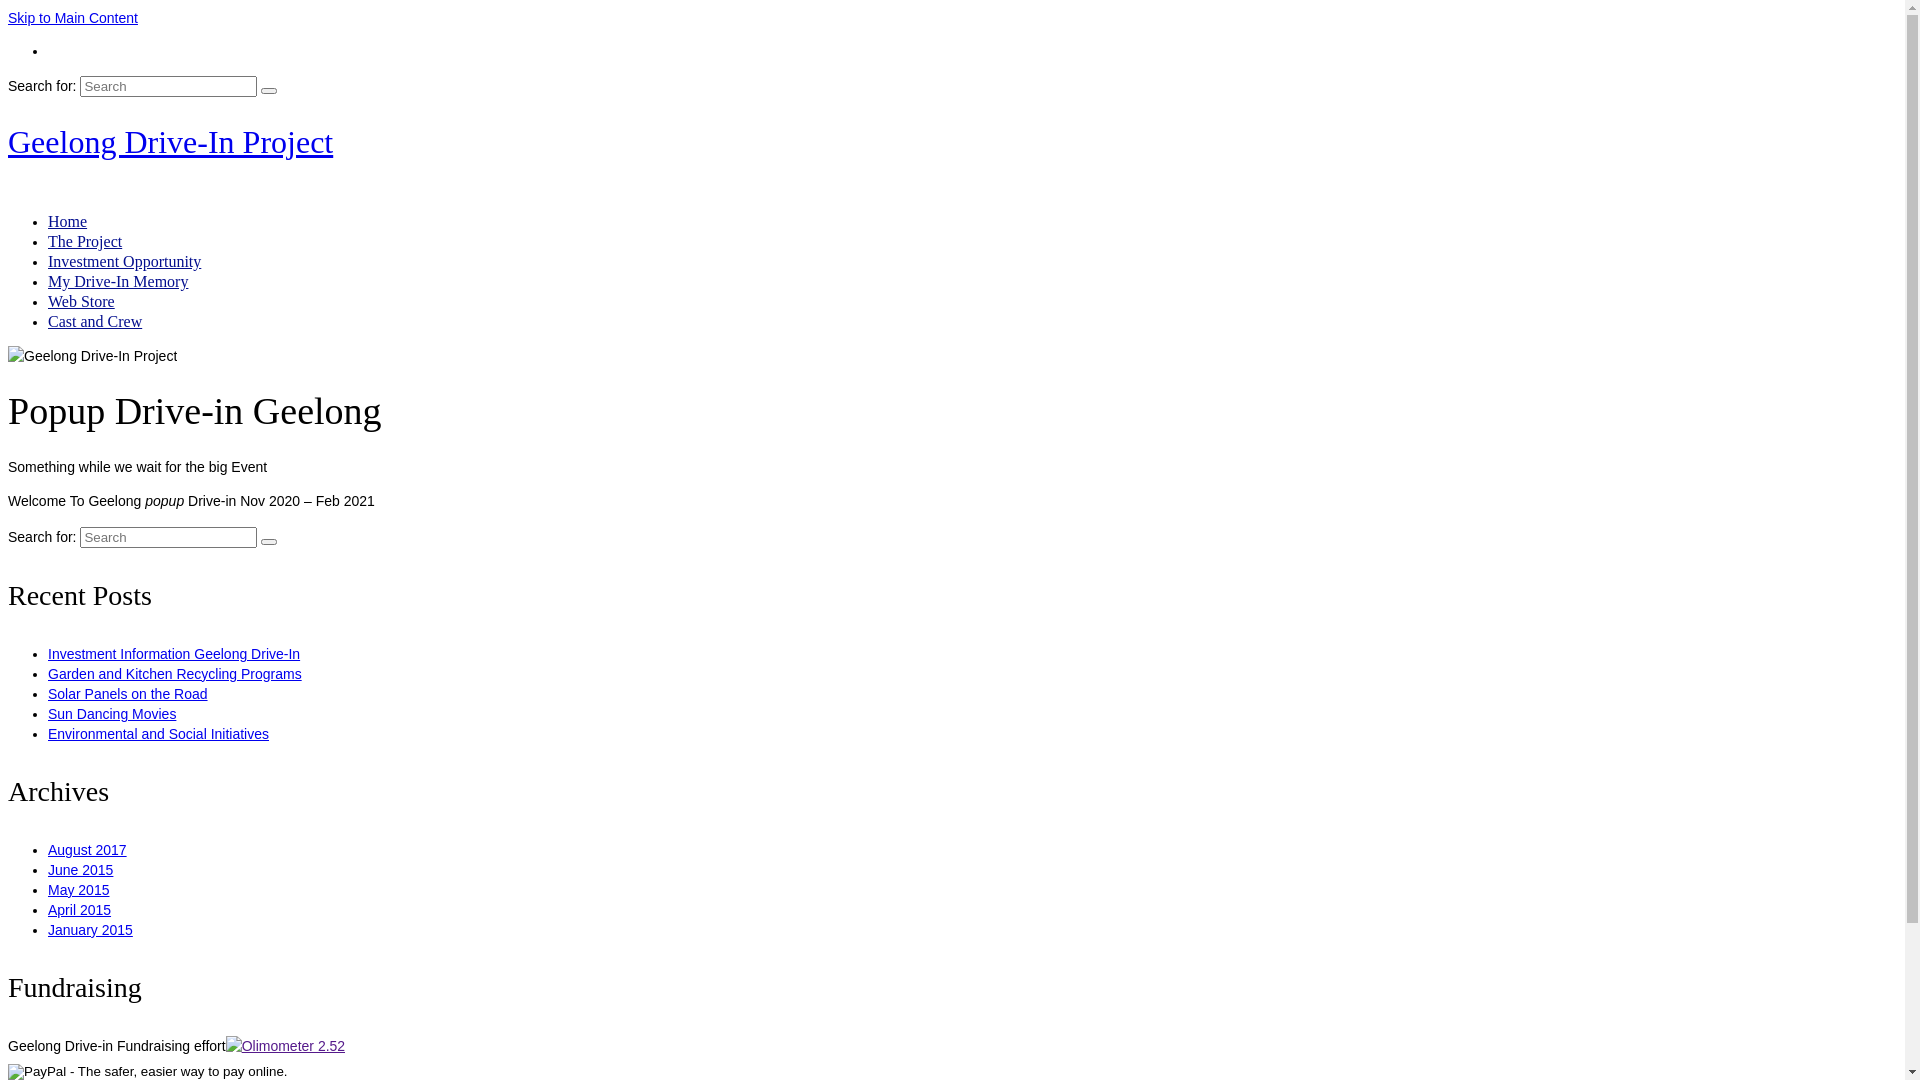 The image size is (1920, 1080). Describe the element at coordinates (157, 733) in the screenshot. I see `'Environmental and Social Initiatives'` at that location.